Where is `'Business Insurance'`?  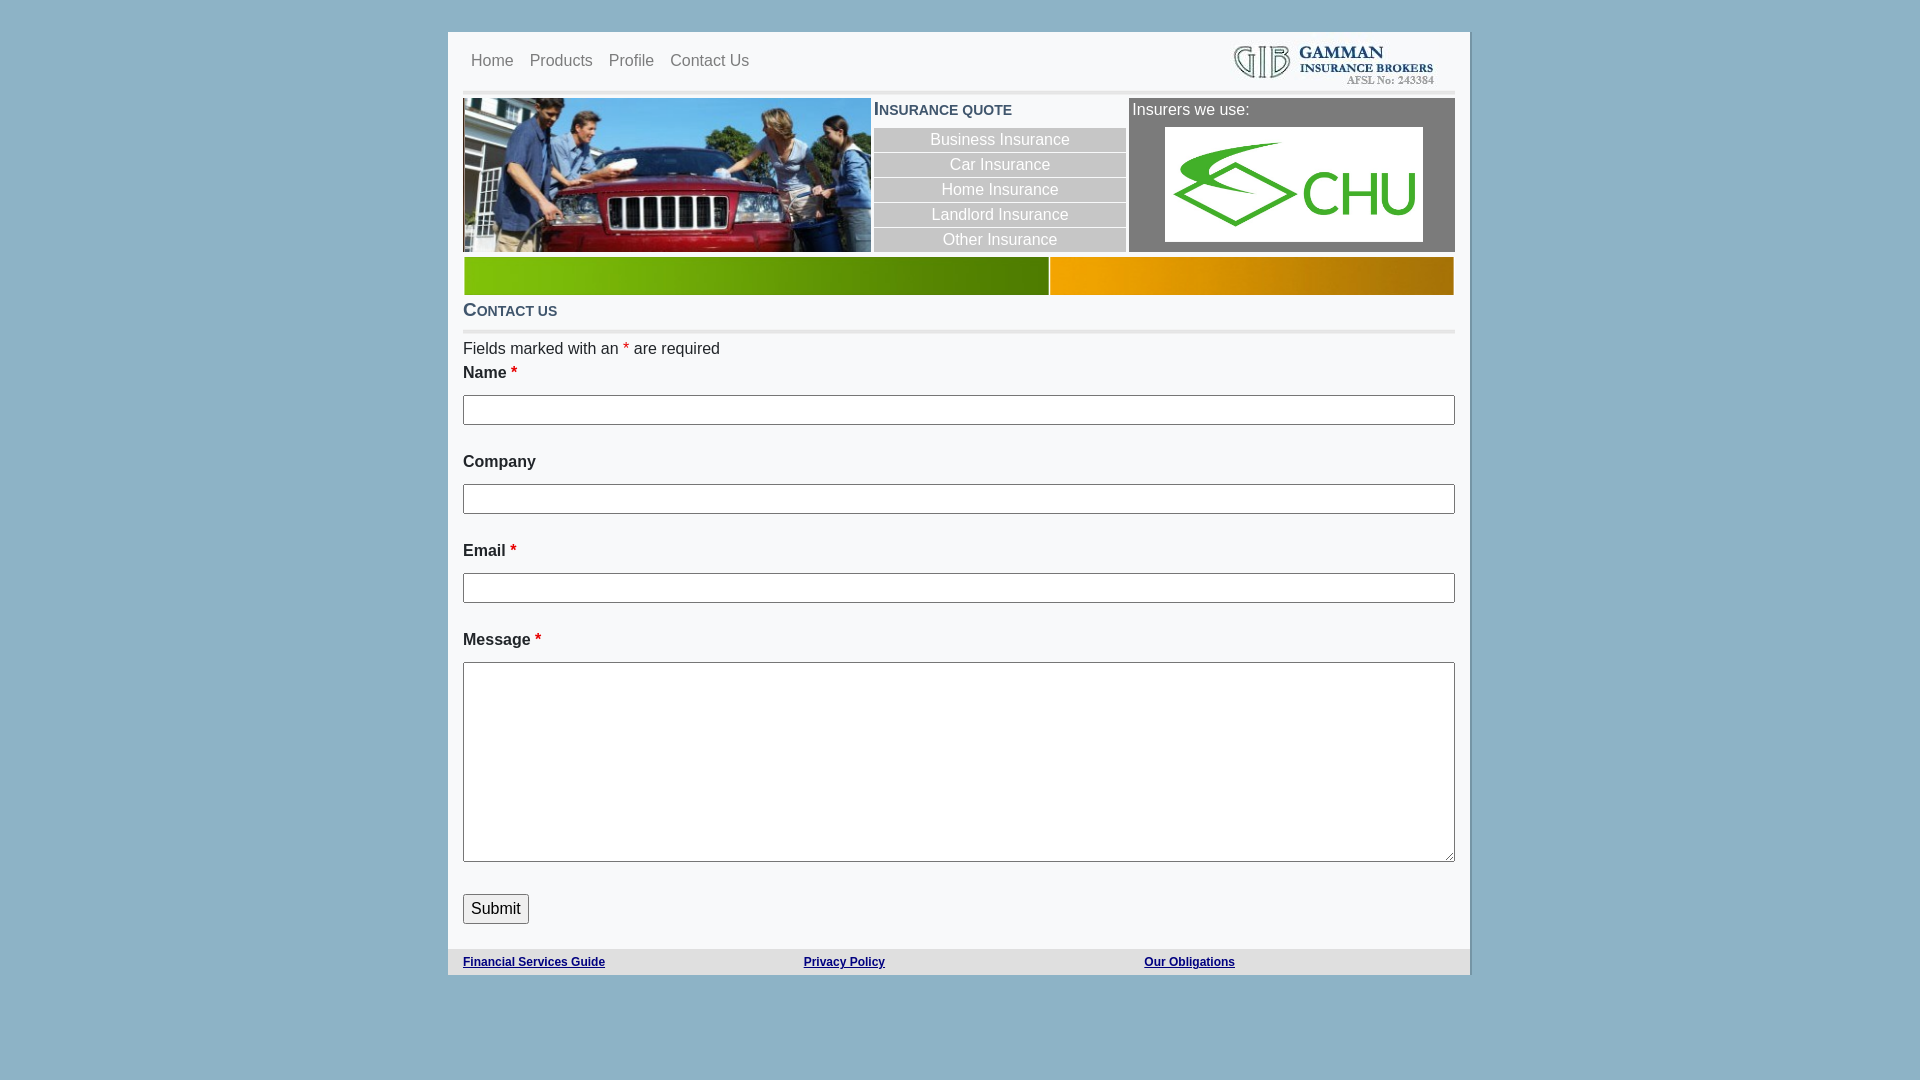
'Business Insurance' is located at coordinates (1000, 138).